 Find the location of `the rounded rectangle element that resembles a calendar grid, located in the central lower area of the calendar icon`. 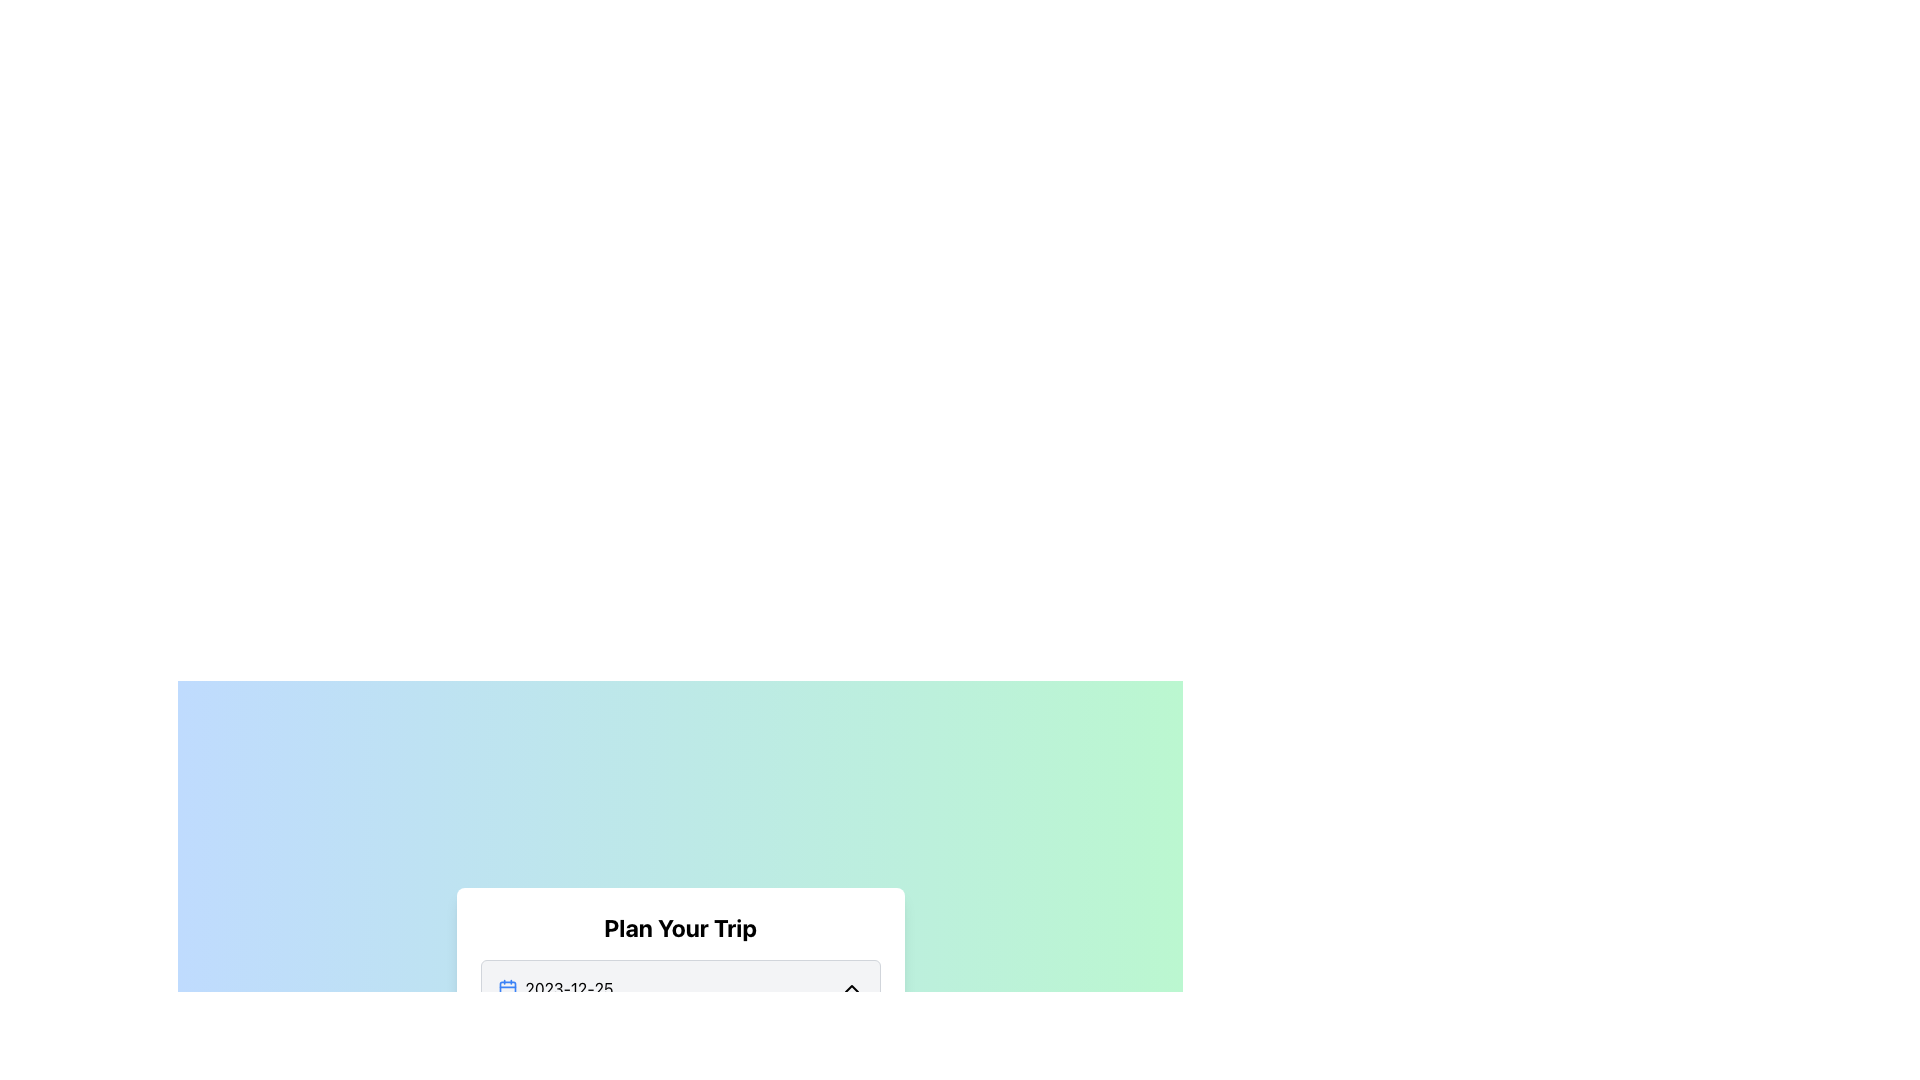

the rounded rectangle element that resembles a calendar grid, located in the central lower area of the calendar icon is located at coordinates (507, 988).